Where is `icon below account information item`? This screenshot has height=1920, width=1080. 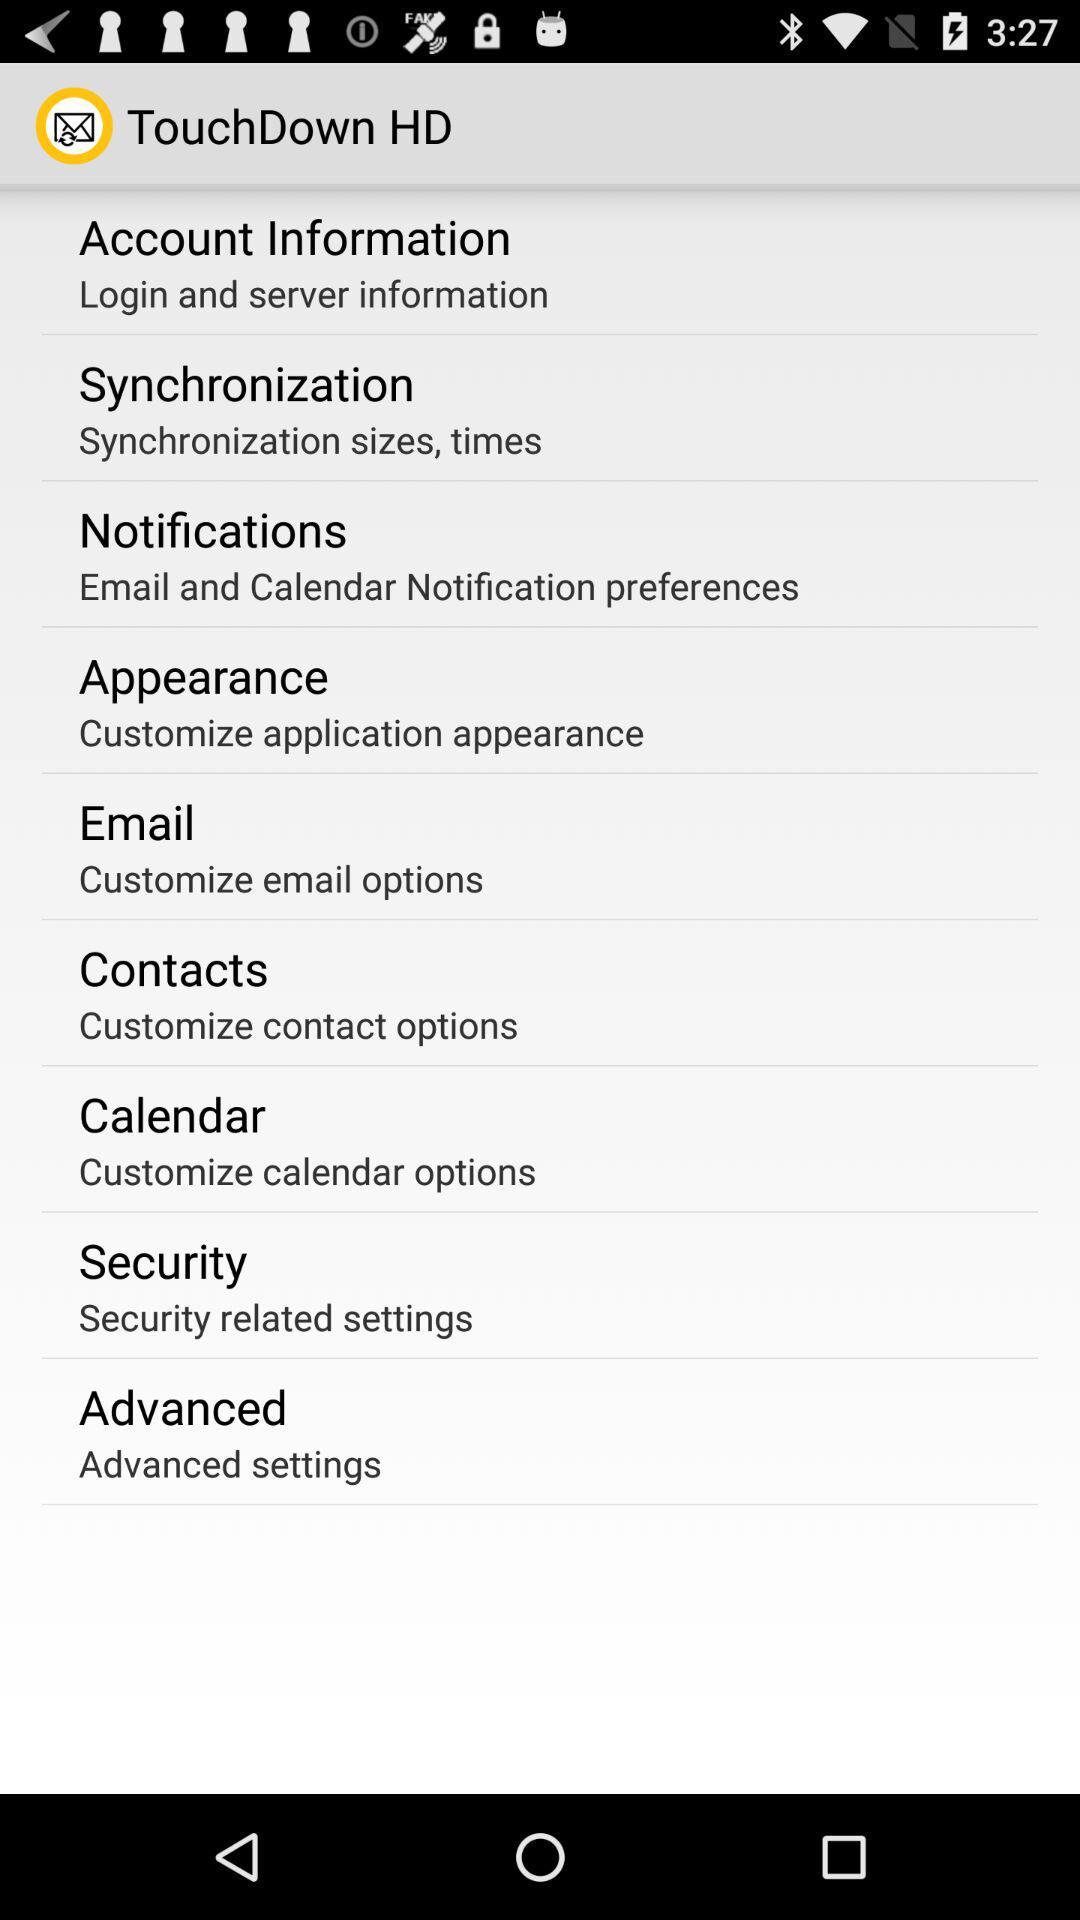
icon below account information item is located at coordinates (313, 292).